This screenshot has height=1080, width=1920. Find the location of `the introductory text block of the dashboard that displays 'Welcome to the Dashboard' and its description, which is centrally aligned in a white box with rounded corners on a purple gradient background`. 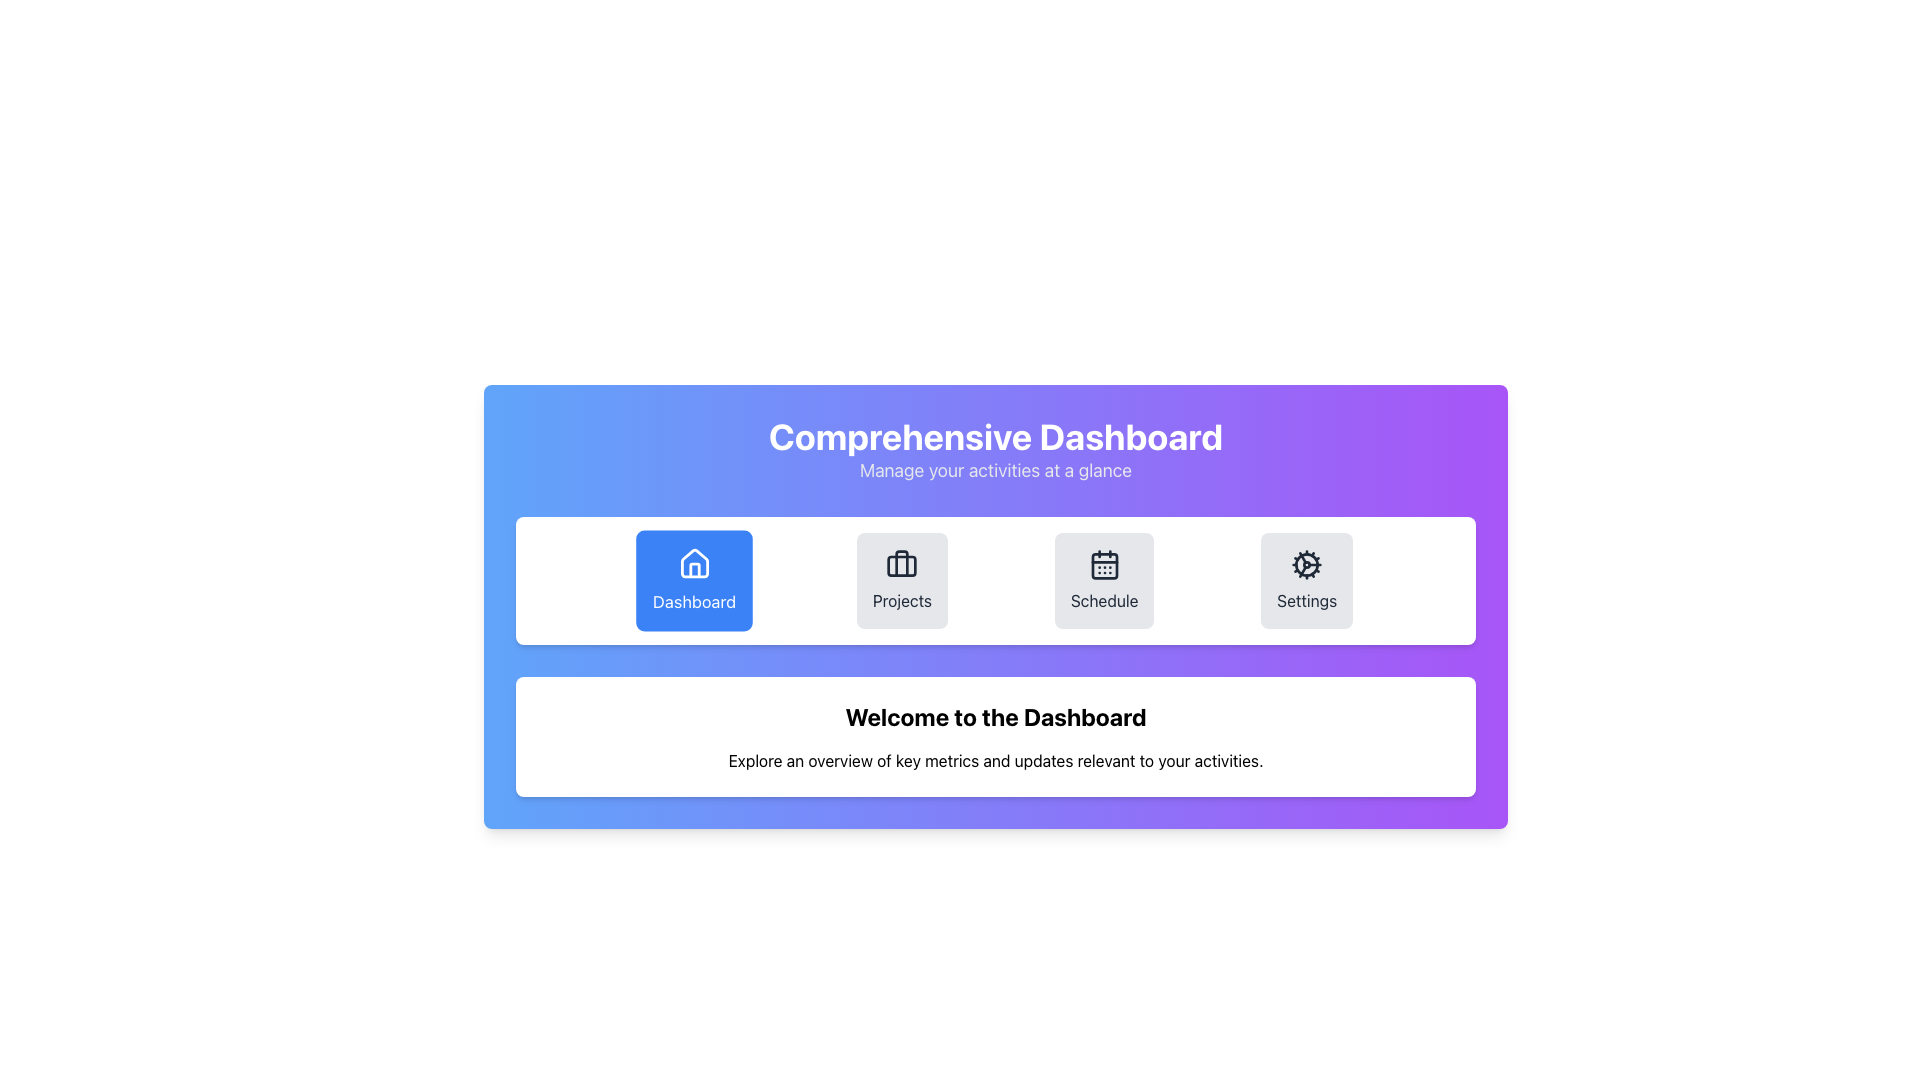

the introductory text block of the dashboard that displays 'Welcome to the Dashboard' and its description, which is centrally aligned in a white box with rounded corners on a purple gradient background is located at coordinates (996, 736).